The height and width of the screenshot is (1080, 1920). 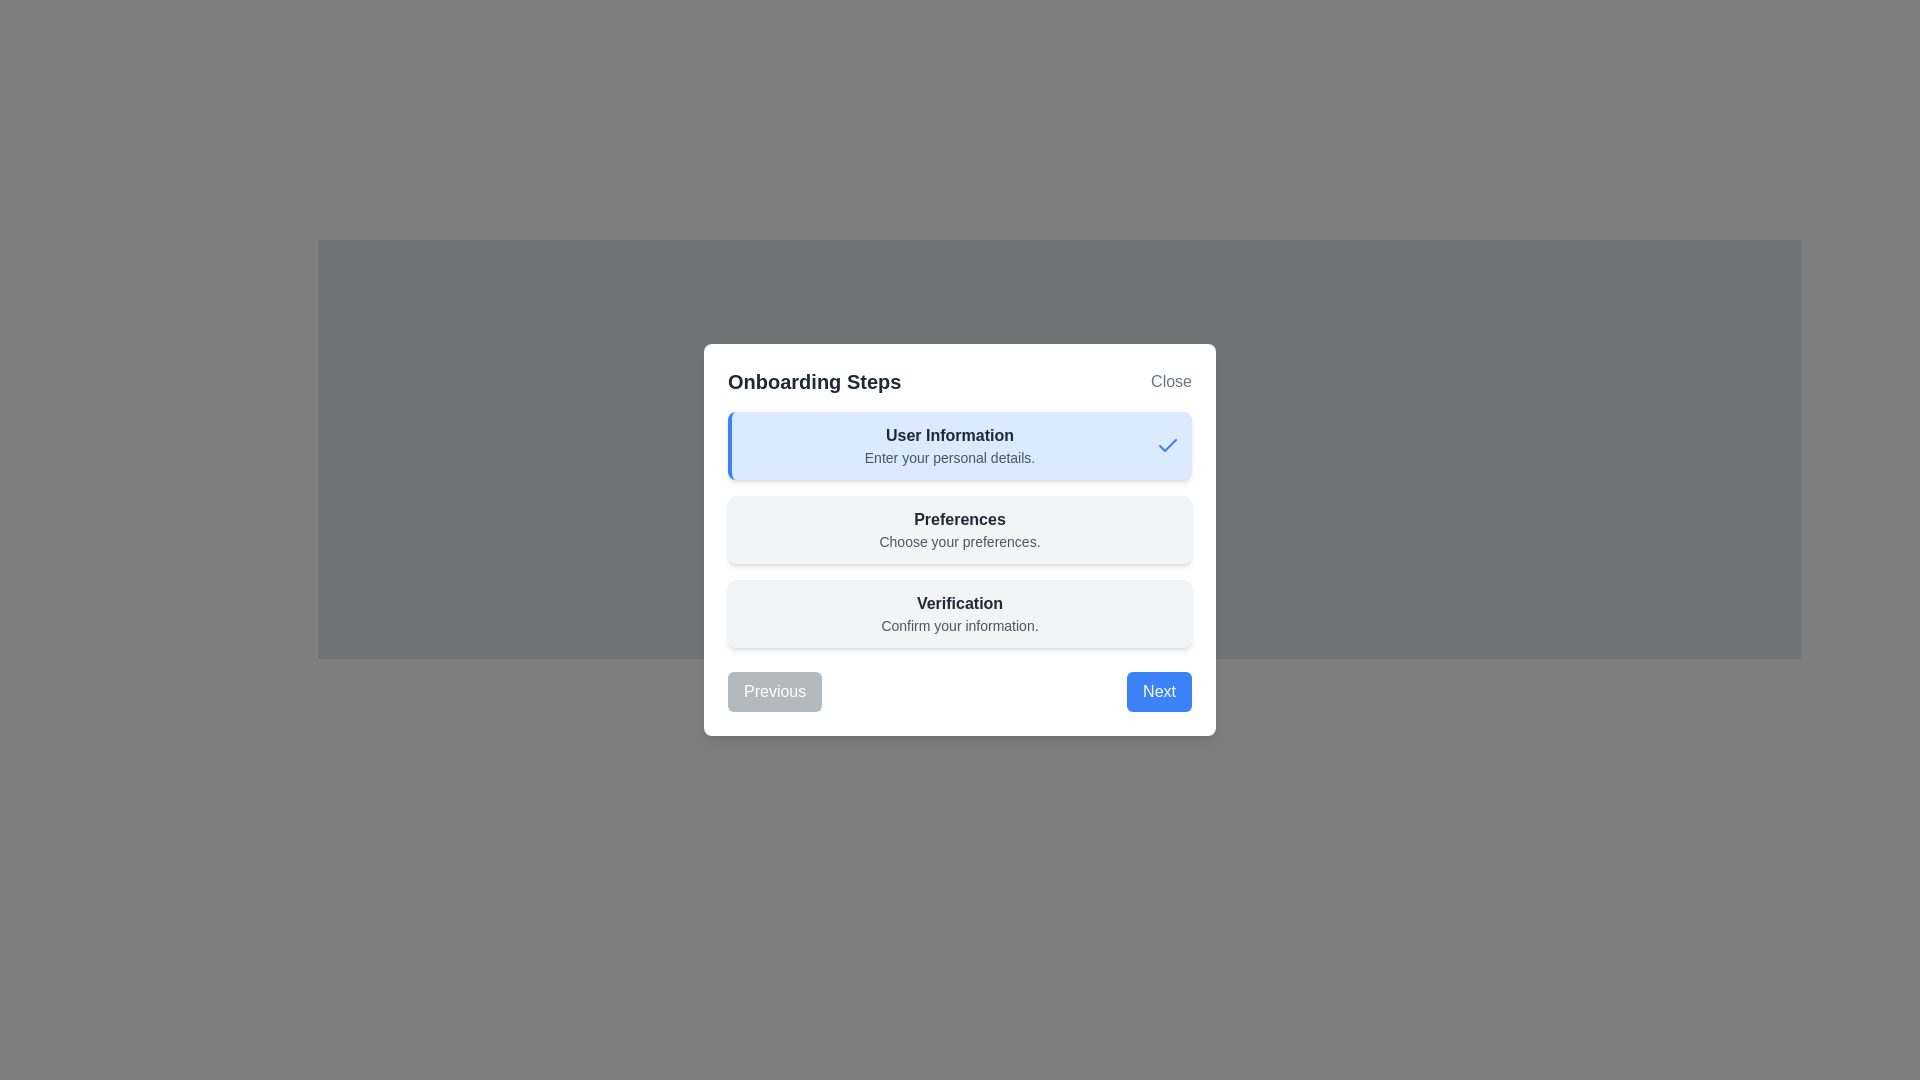 What do you see at coordinates (960, 528) in the screenshot?
I see `the 'Preferences' step indicator in the Onboarding Steps dialog, which is the second section of three in the vertical list` at bounding box center [960, 528].